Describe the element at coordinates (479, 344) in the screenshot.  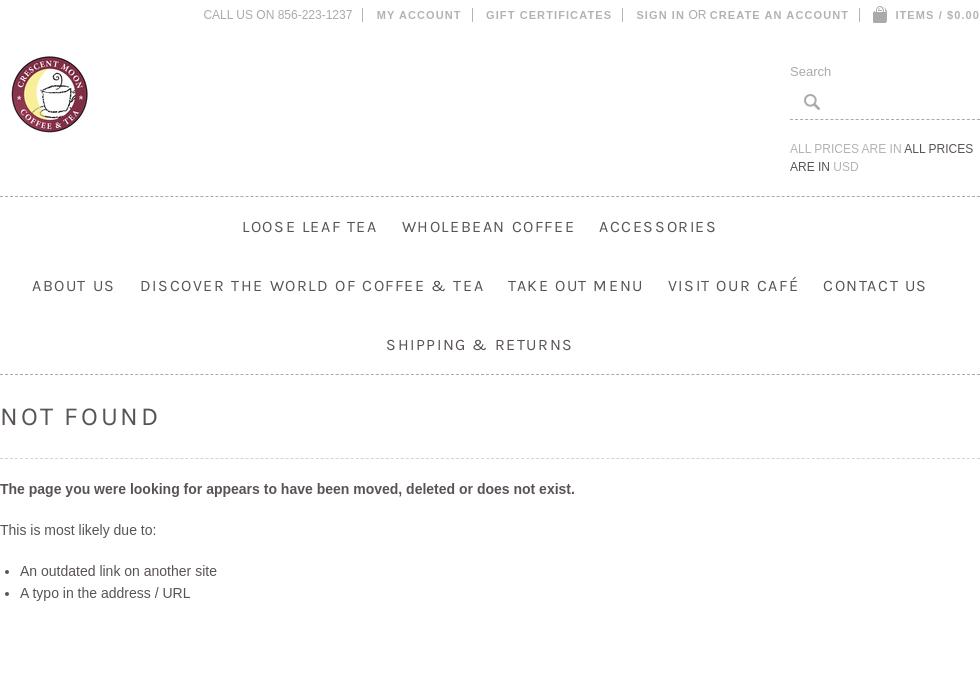
I see `'Shipping & Returns'` at that location.